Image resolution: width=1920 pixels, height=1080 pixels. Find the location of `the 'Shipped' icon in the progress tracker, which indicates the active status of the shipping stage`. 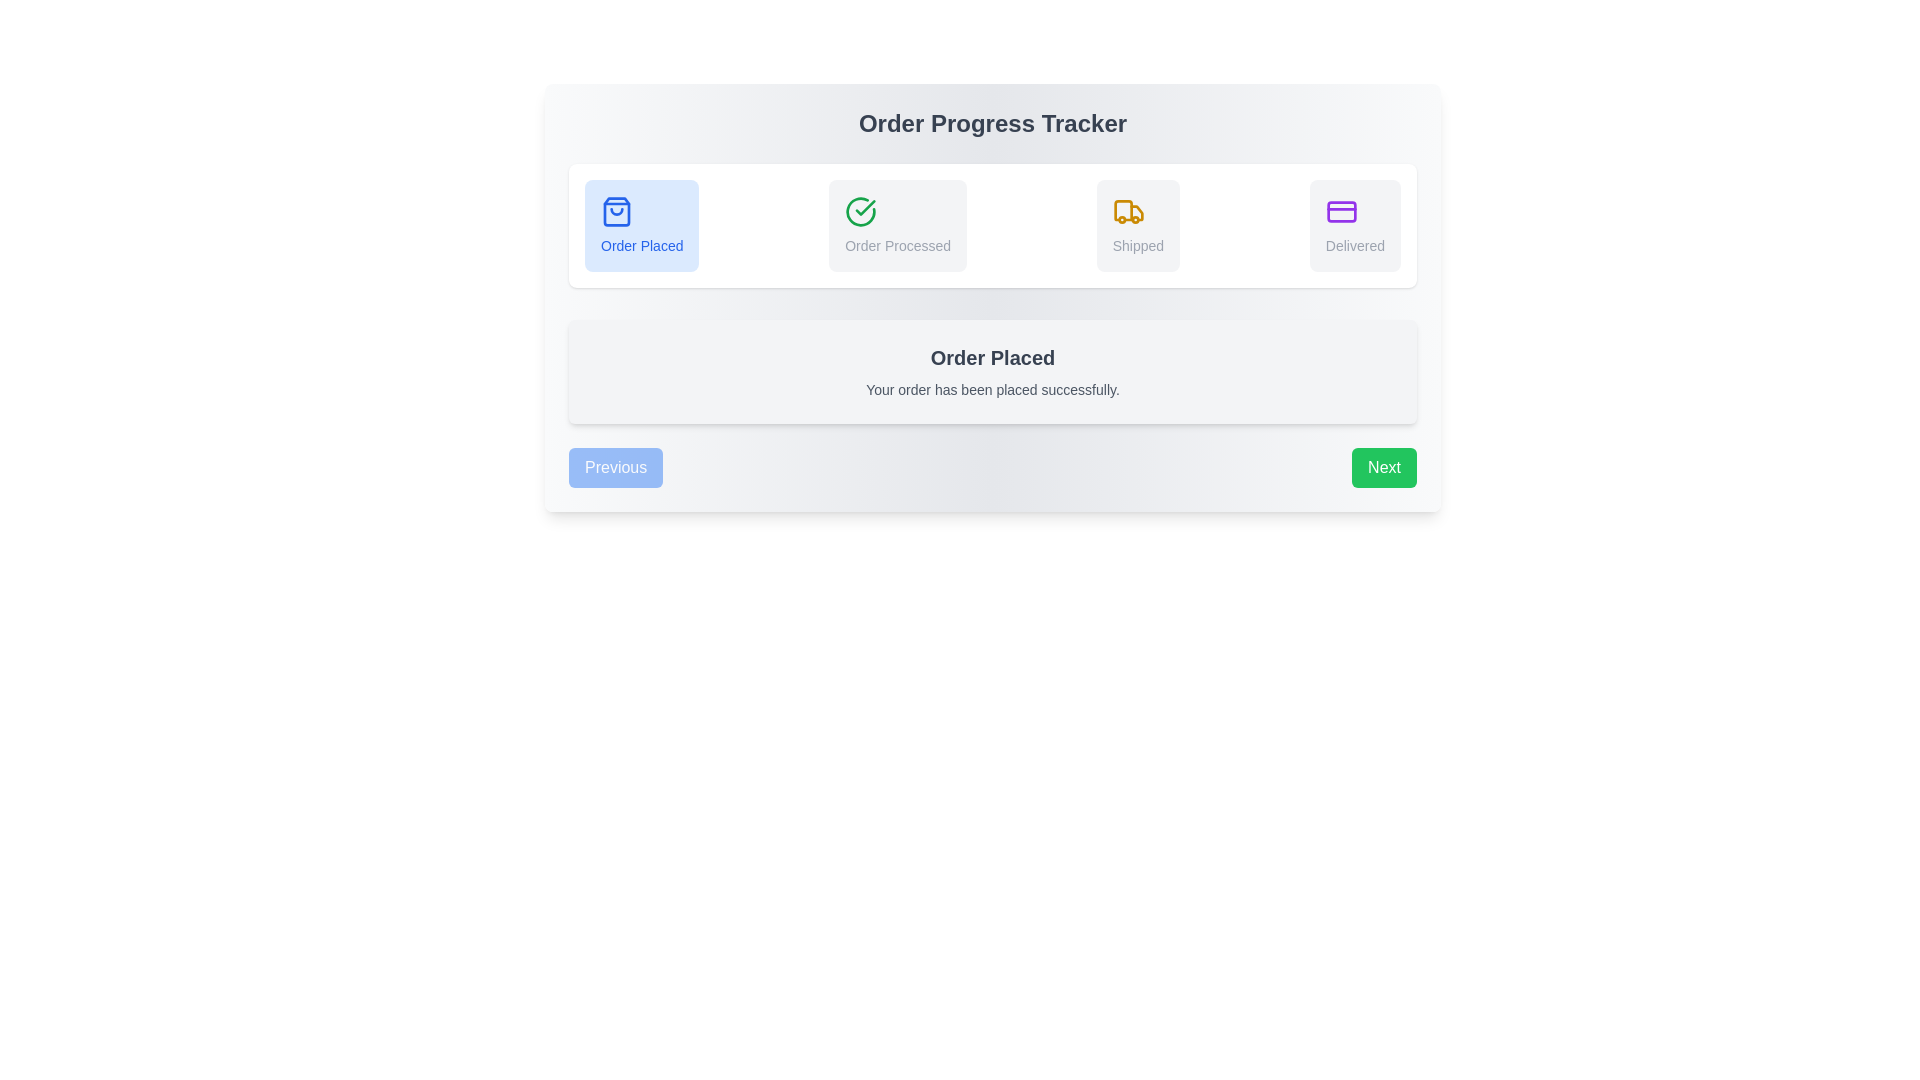

the 'Shipped' icon in the progress tracker, which indicates the active status of the shipping stage is located at coordinates (1128, 212).